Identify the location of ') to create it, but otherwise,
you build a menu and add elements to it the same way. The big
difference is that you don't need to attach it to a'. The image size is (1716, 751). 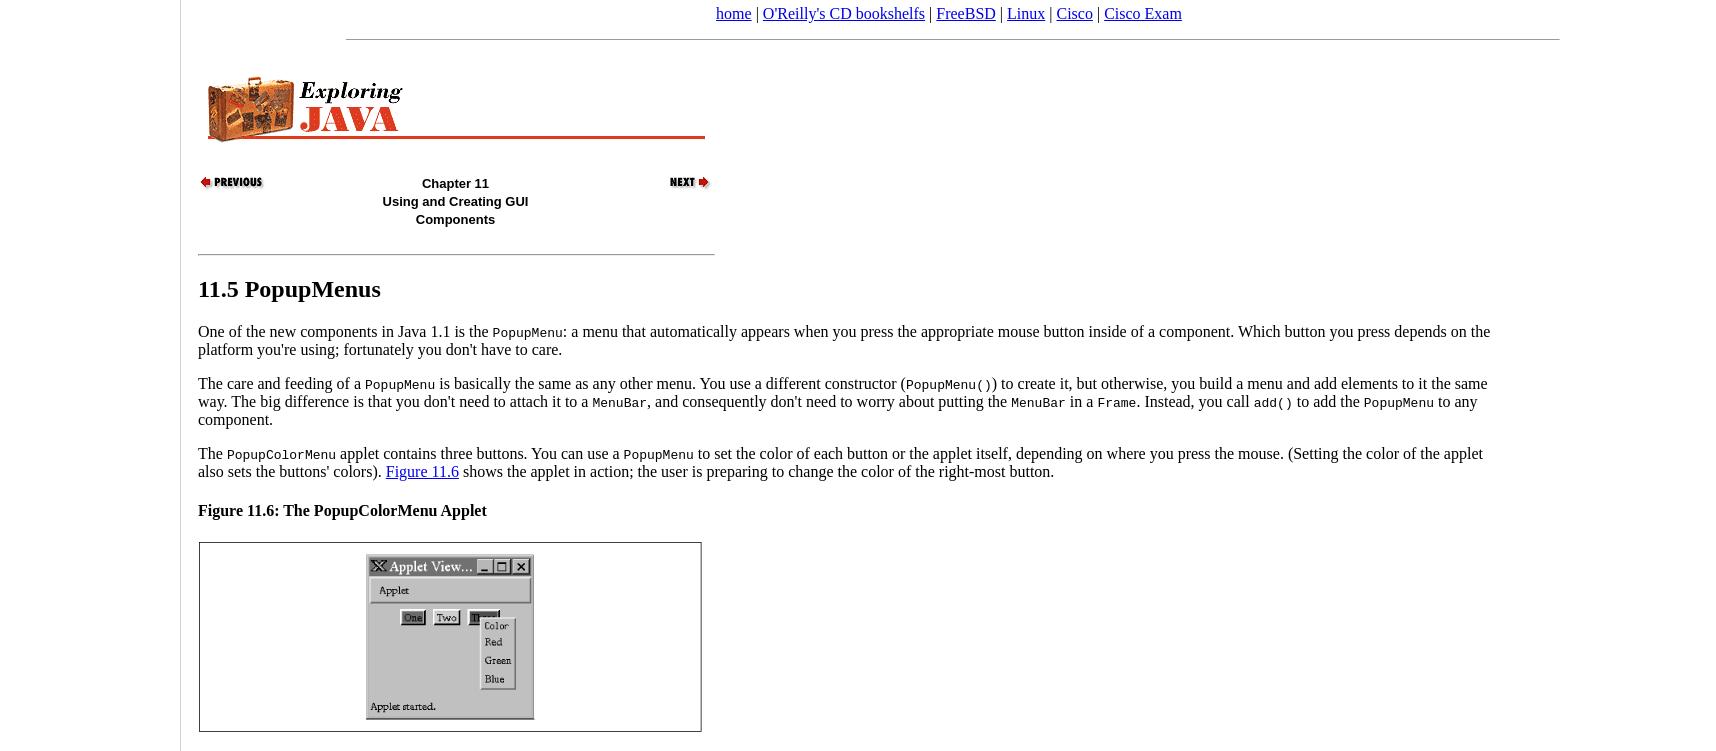
(842, 390).